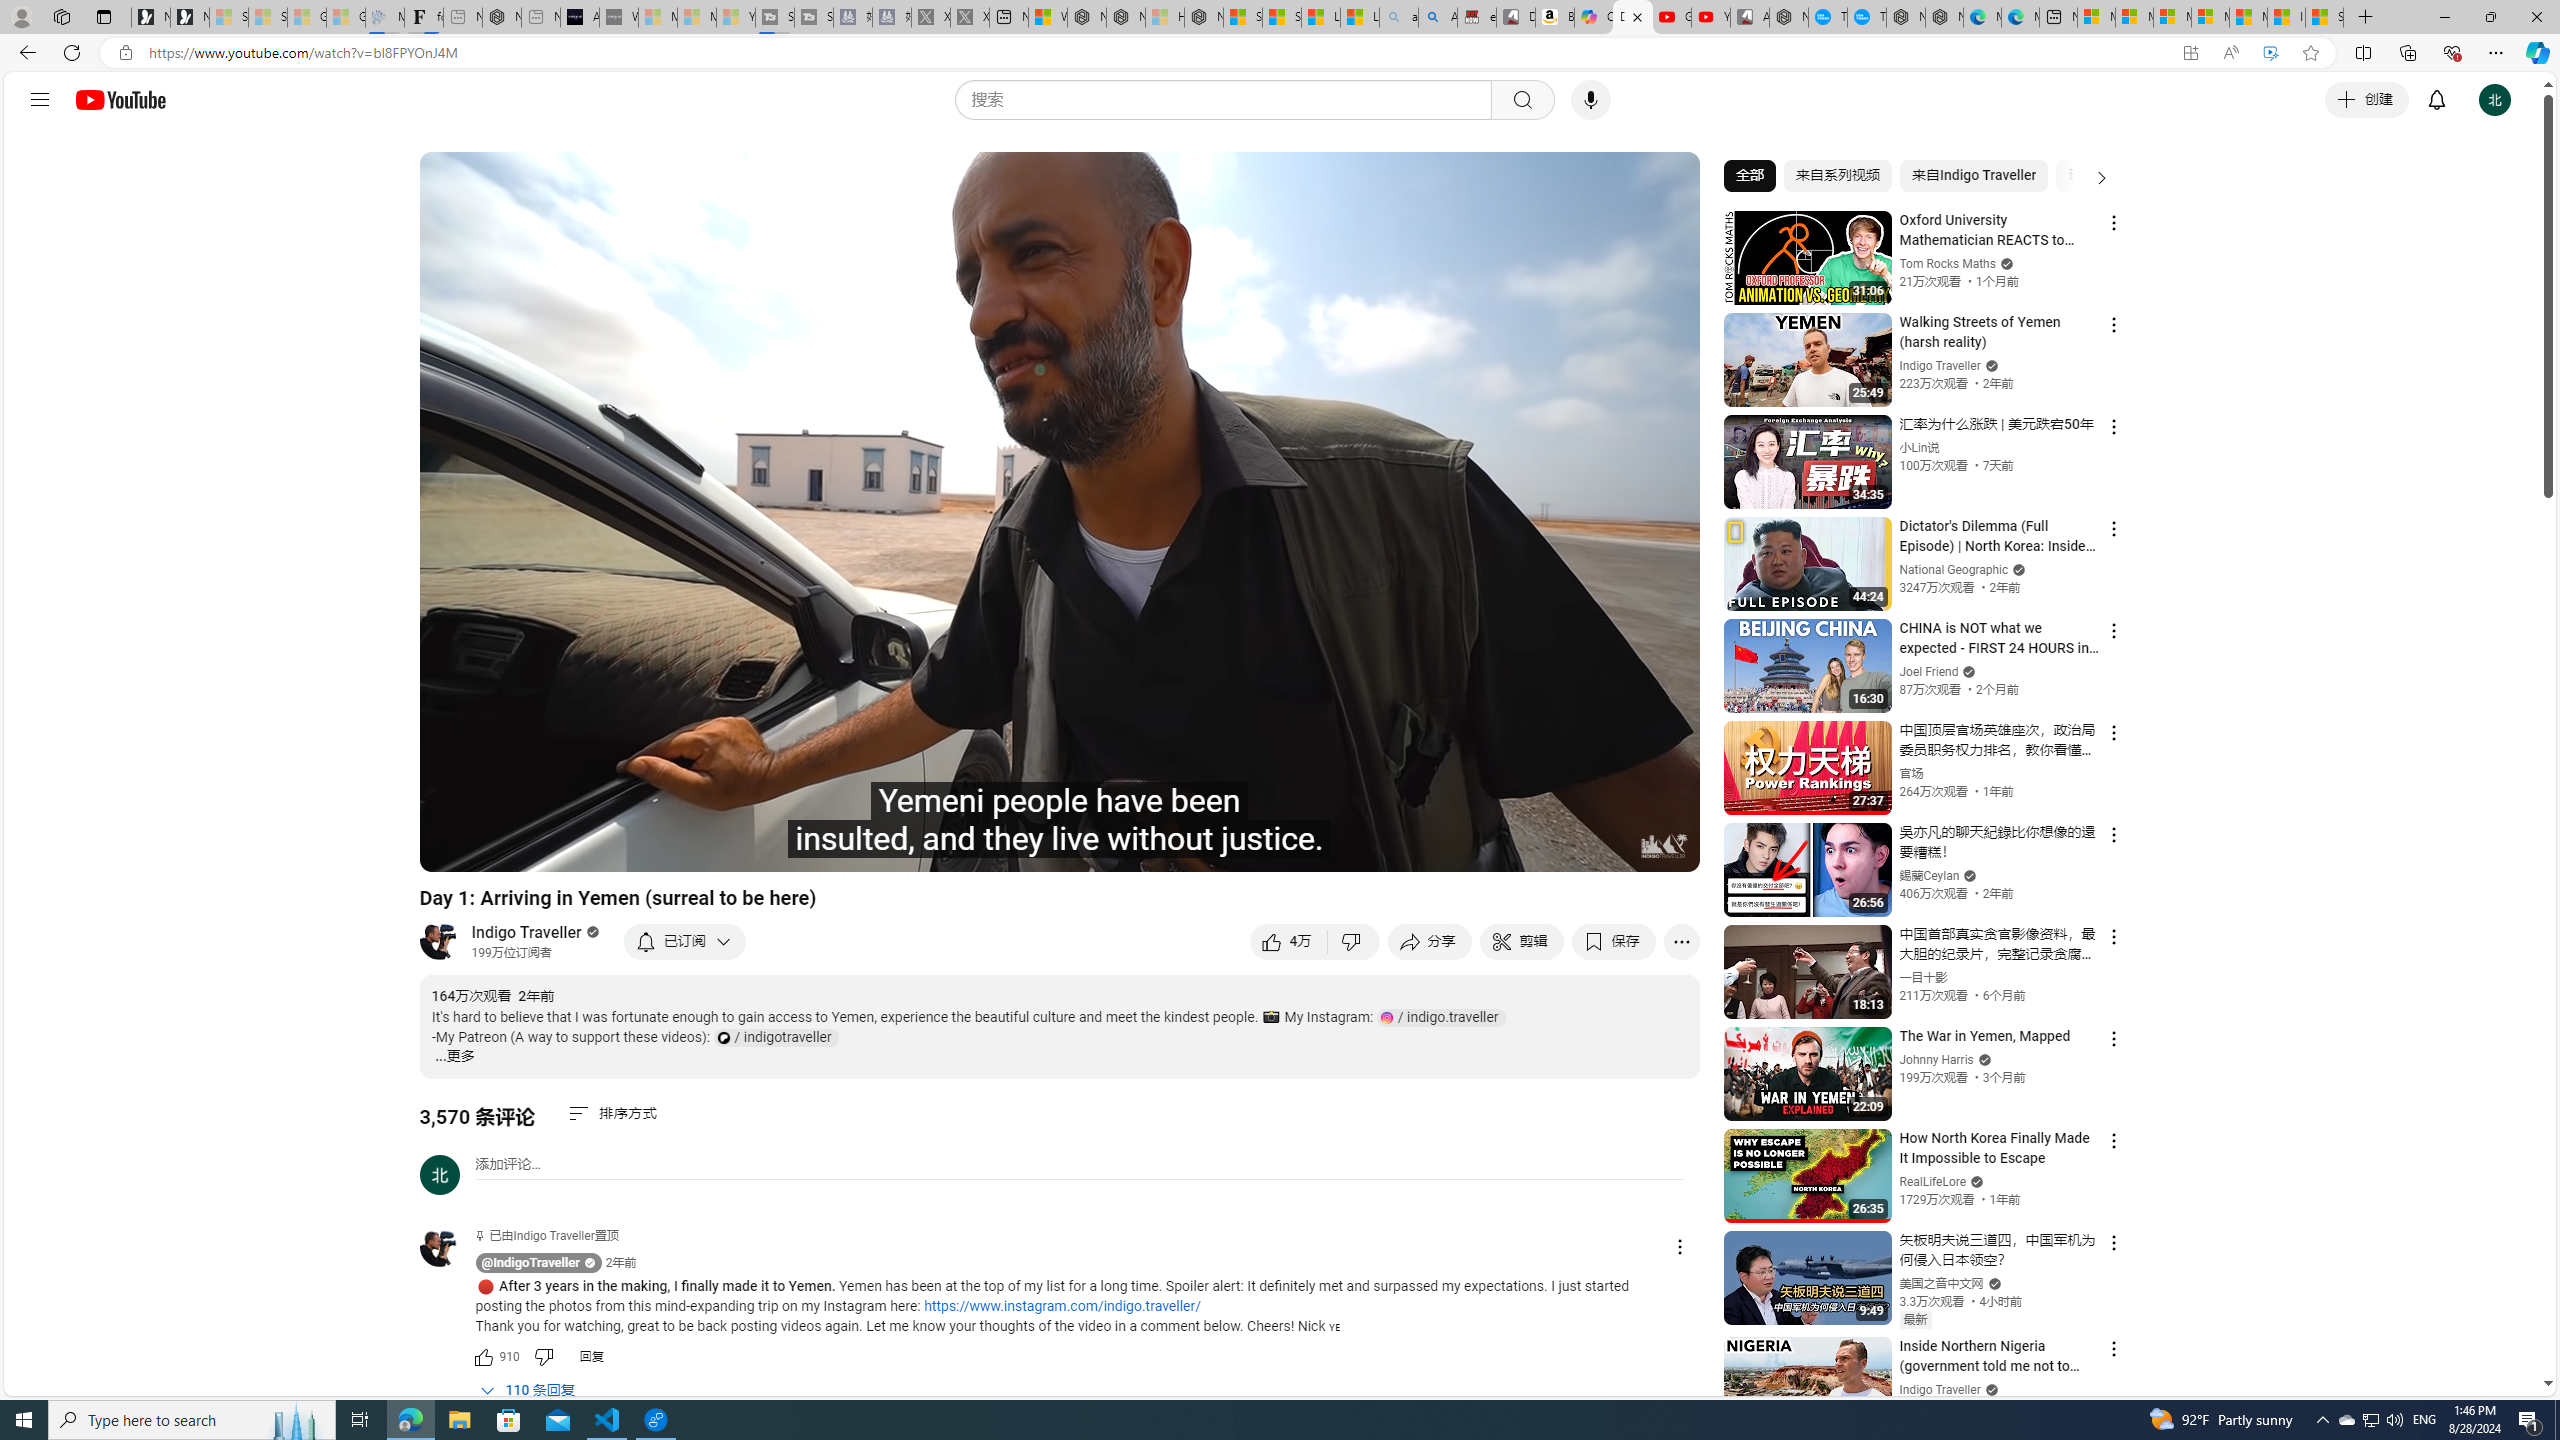 Image resolution: width=2560 pixels, height=1440 pixels. What do you see at coordinates (696, 16) in the screenshot?
I see `'Microsoft Start - Sleeping'` at bounding box center [696, 16].